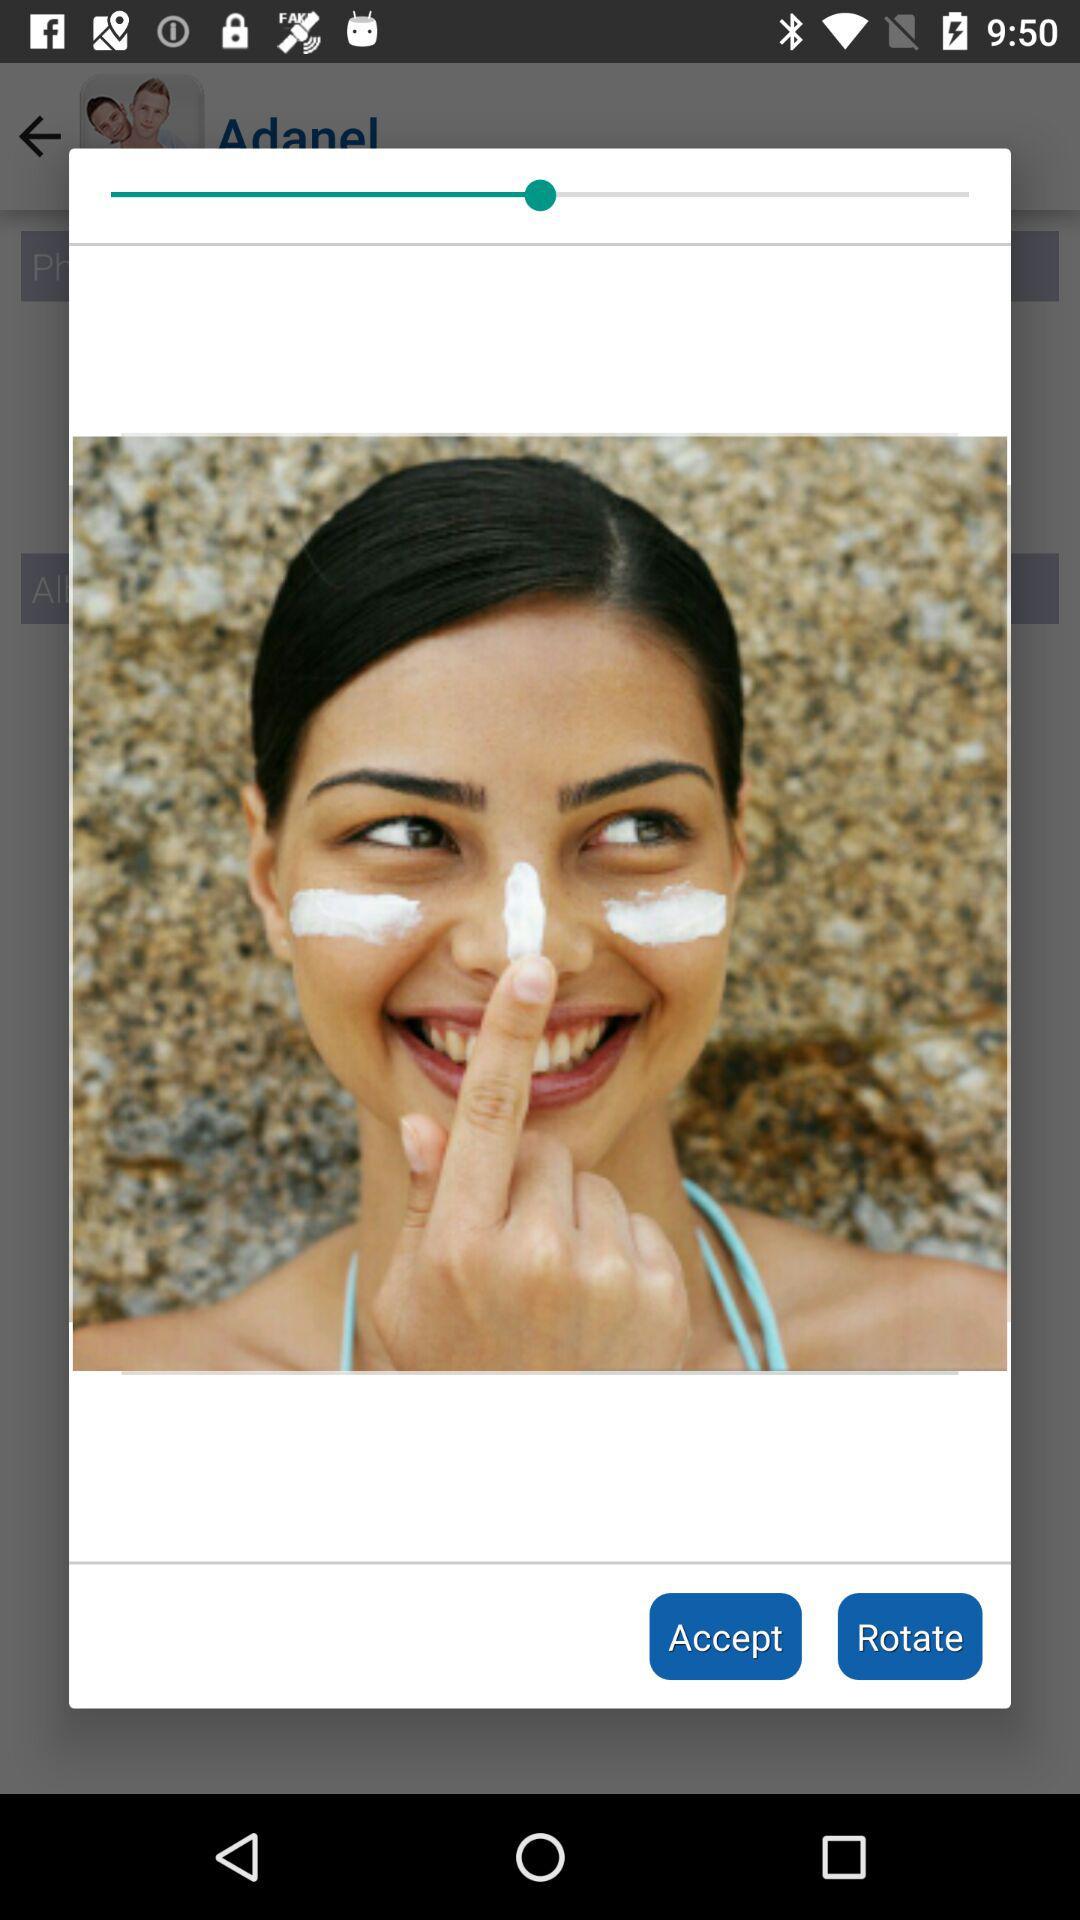 The height and width of the screenshot is (1920, 1080). Describe the element at coordinates (725, 1636) in the screenshot. I see `the icon next to rotate` at that location.